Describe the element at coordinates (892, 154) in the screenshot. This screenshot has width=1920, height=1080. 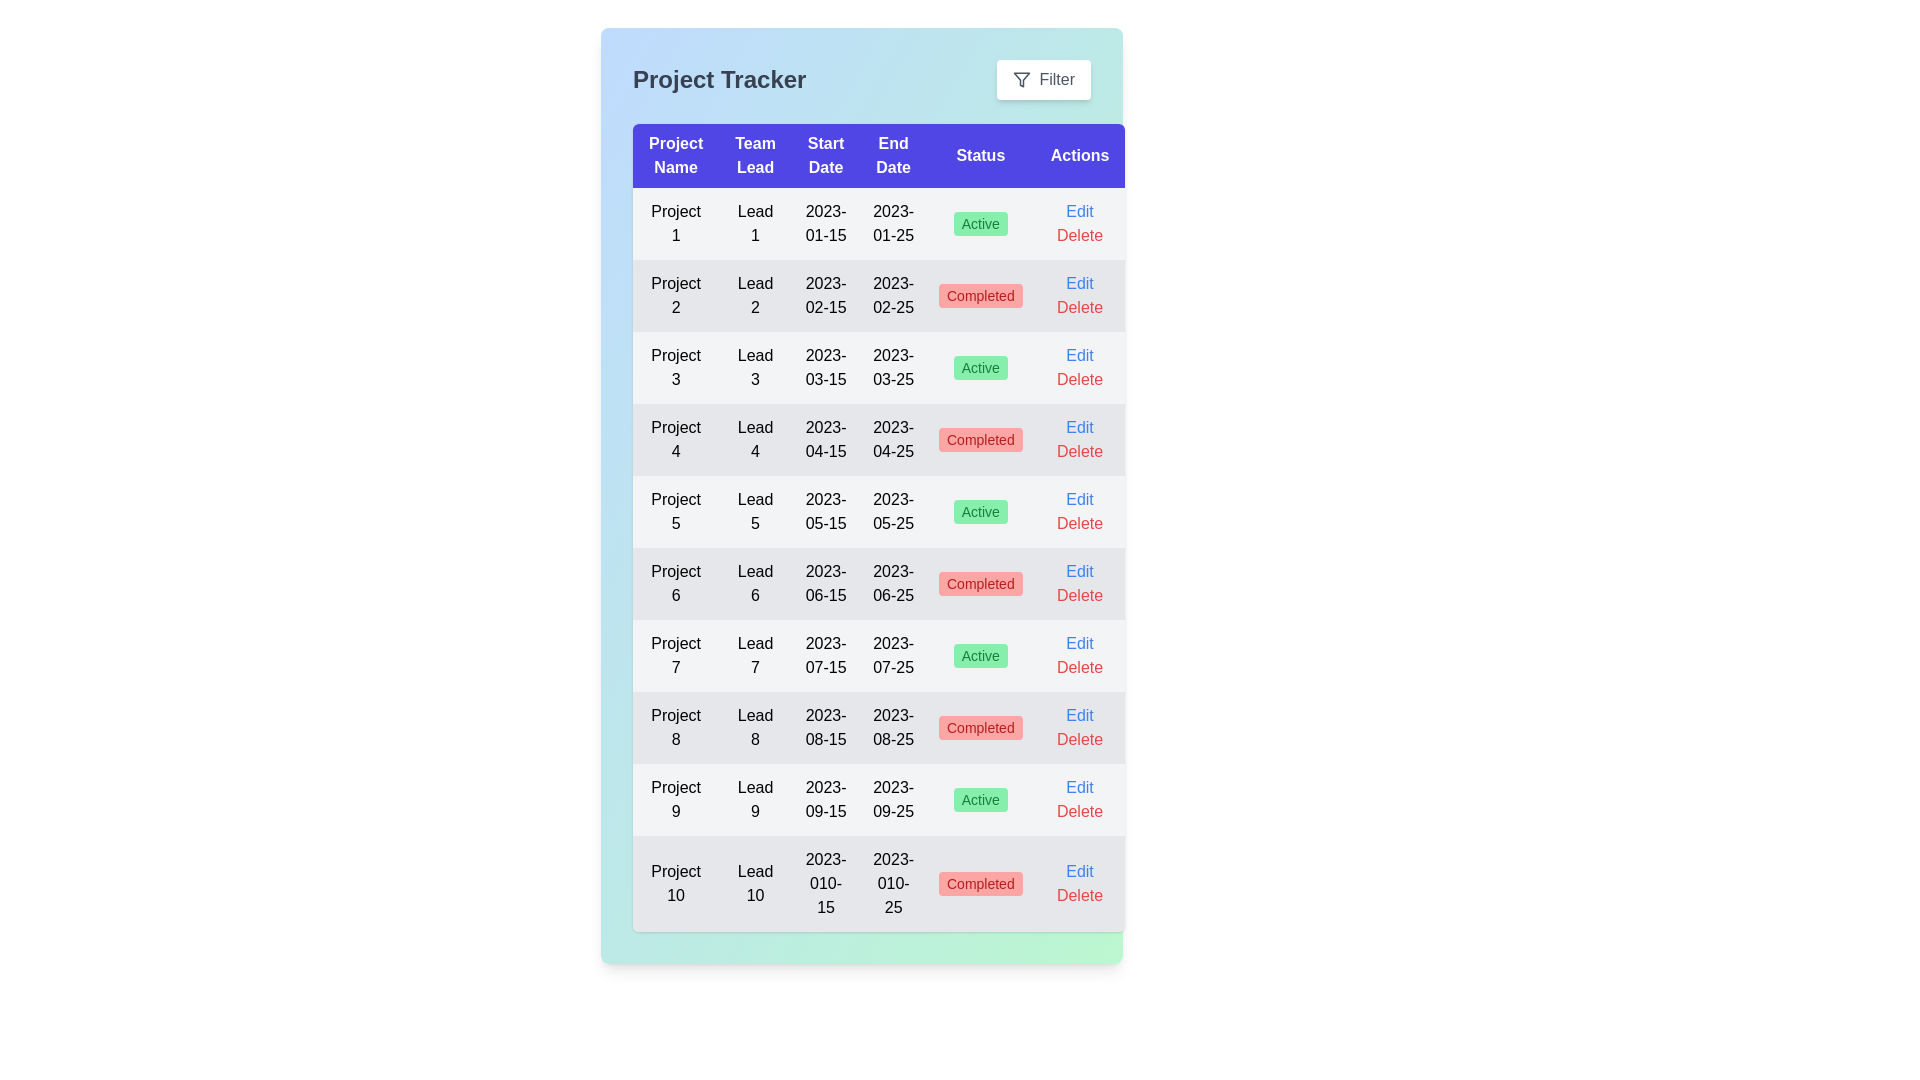
I see `the column header corresponding to End Date to sort by that column` at that location.